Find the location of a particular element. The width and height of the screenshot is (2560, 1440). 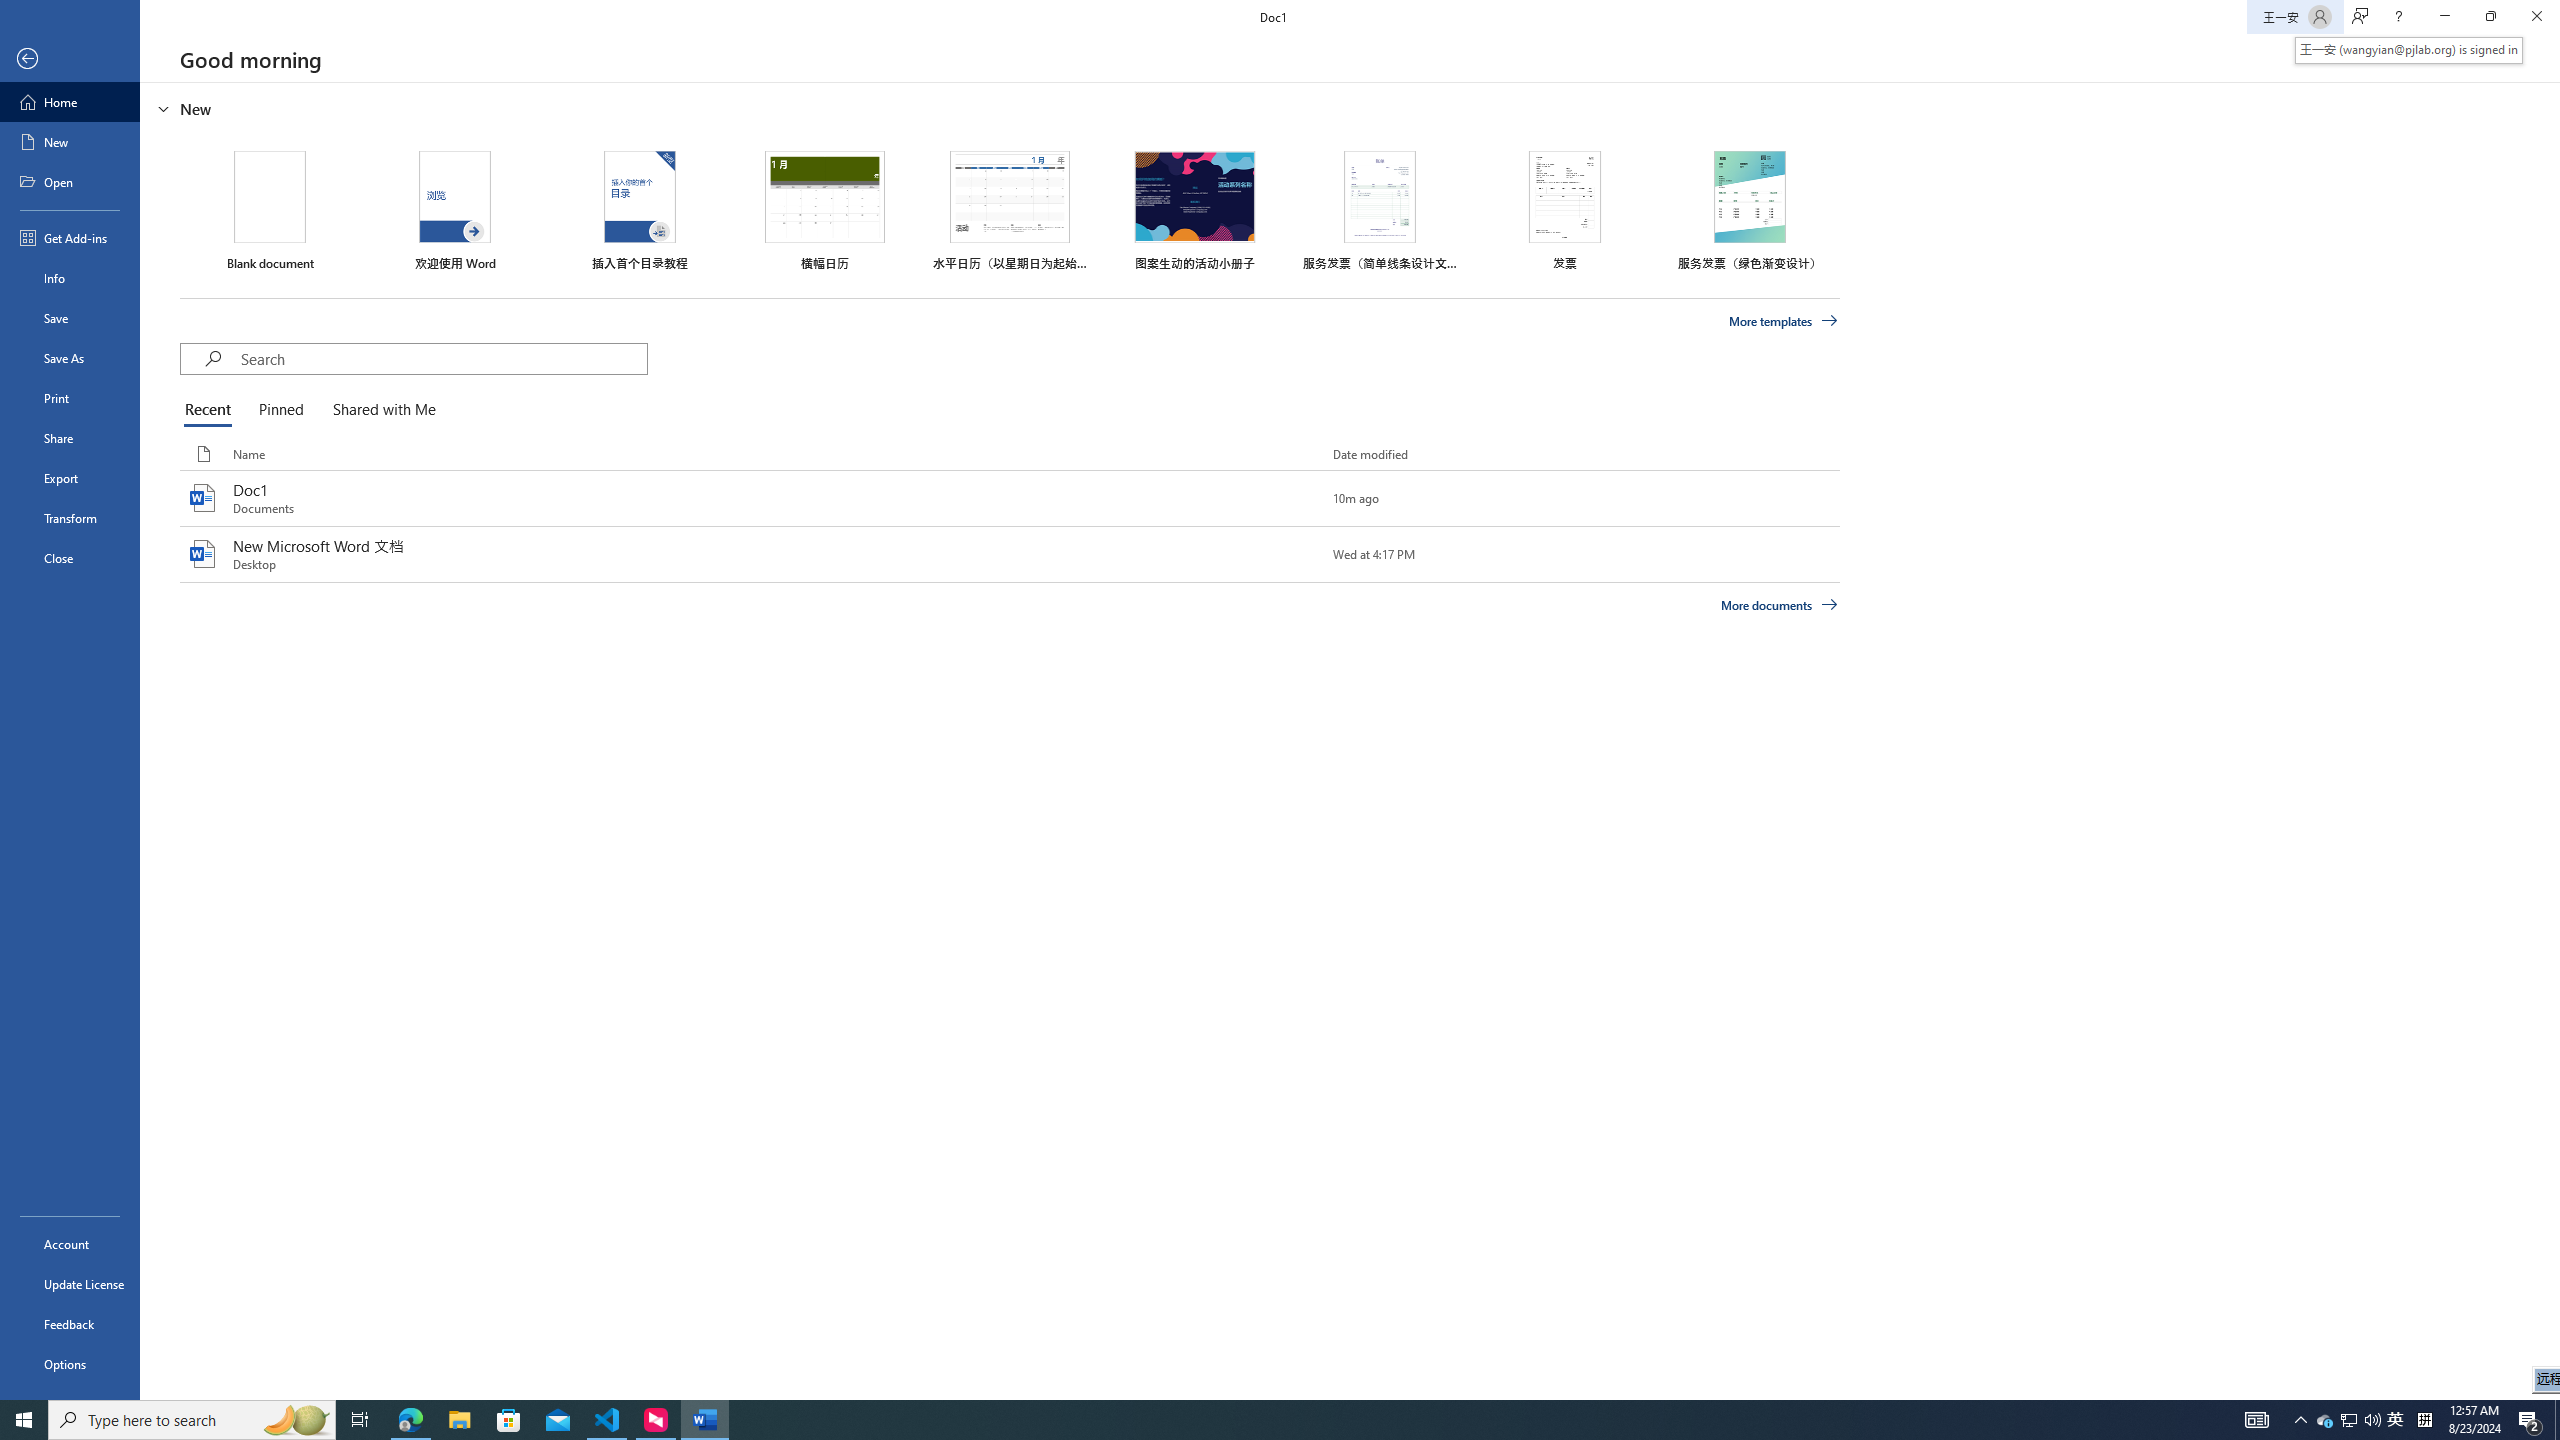

'Update License' is located at coordinates (69, 1283).